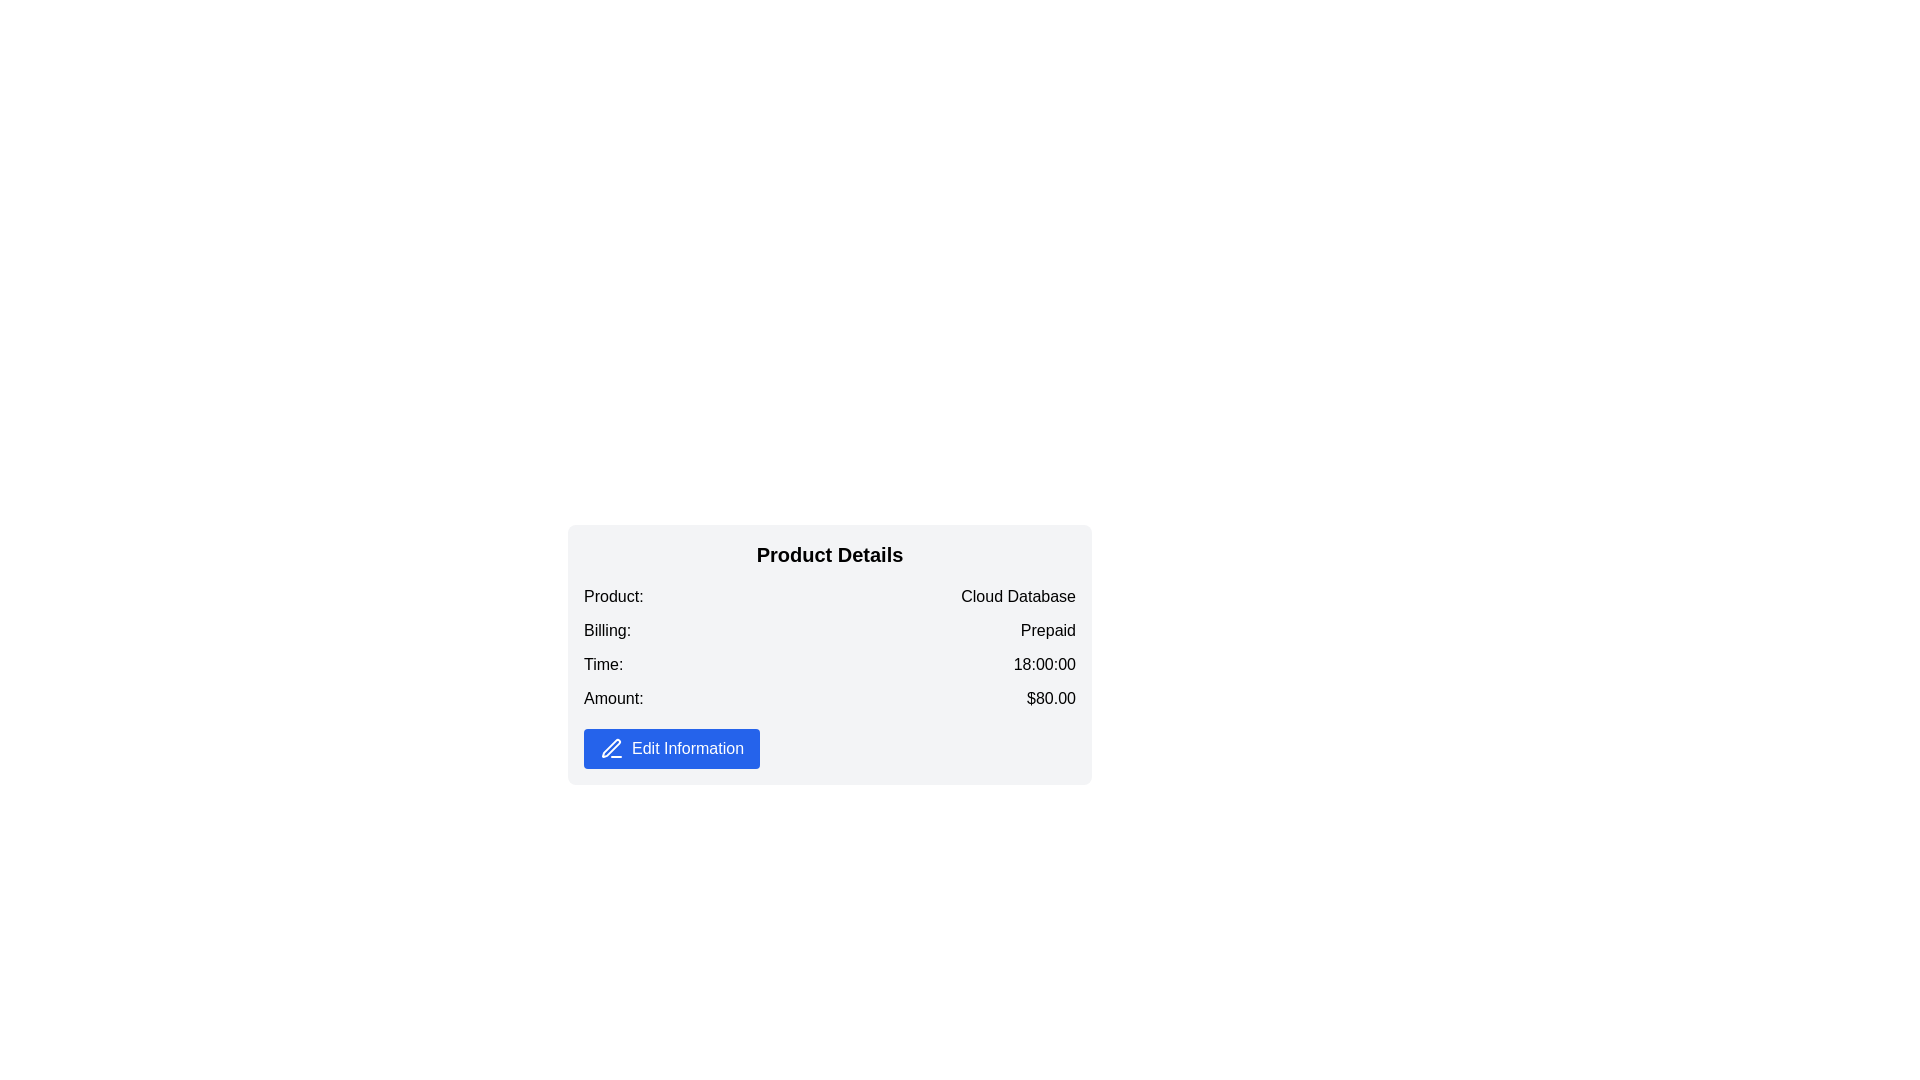 This screenshot has height=1080, width=1920. I want to click on the button located at the bottom of the 'Product Details' card, so click(672, 748).